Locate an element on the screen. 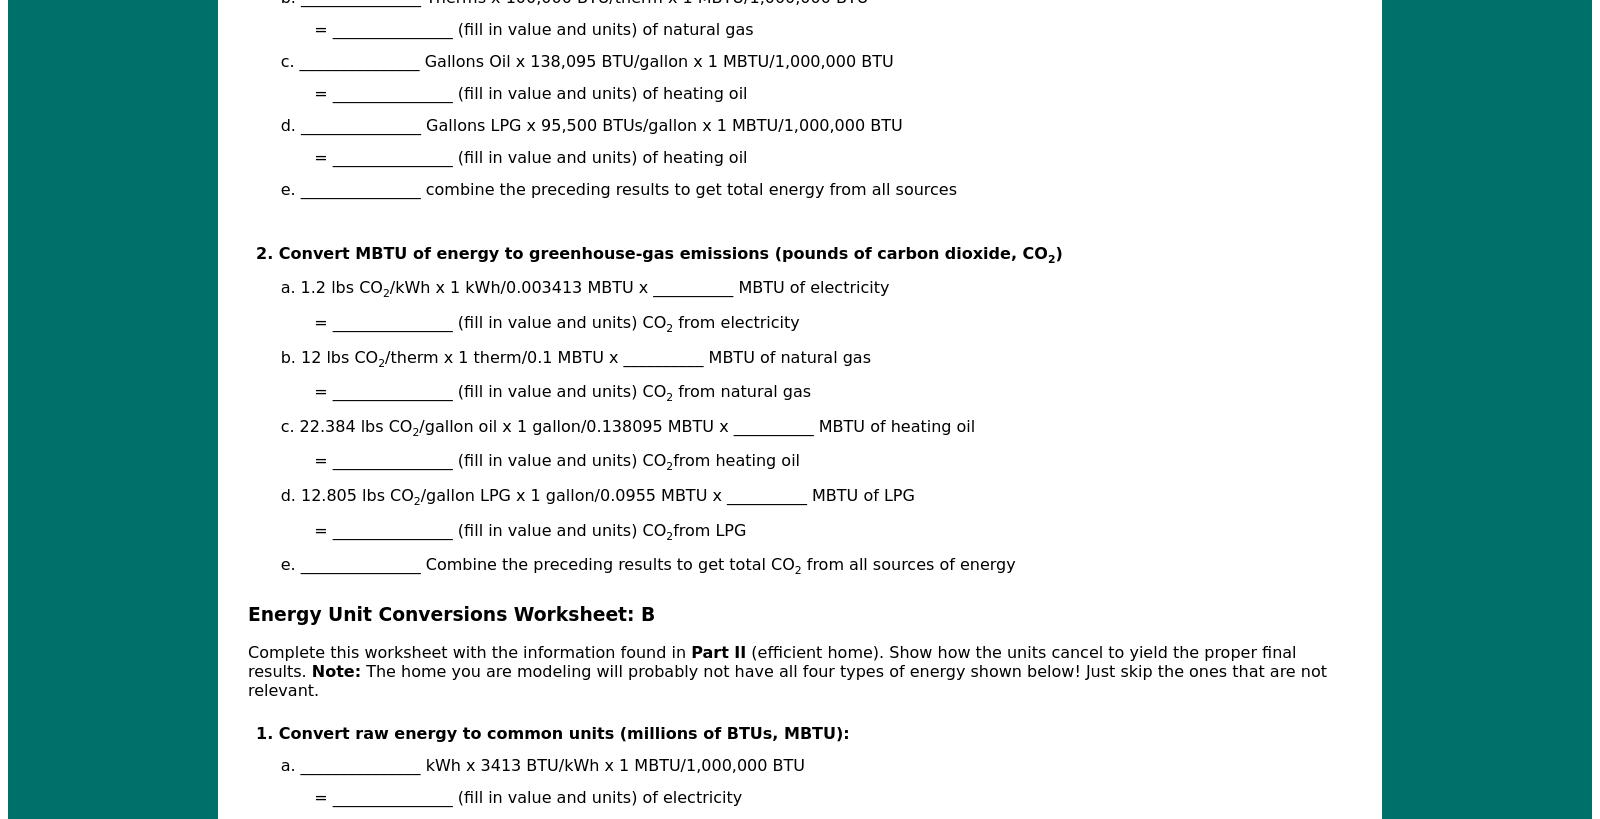 The height and width of the screenshot is (819, 1600). 'from all sources of energy' is located at coordinates (800, 564).